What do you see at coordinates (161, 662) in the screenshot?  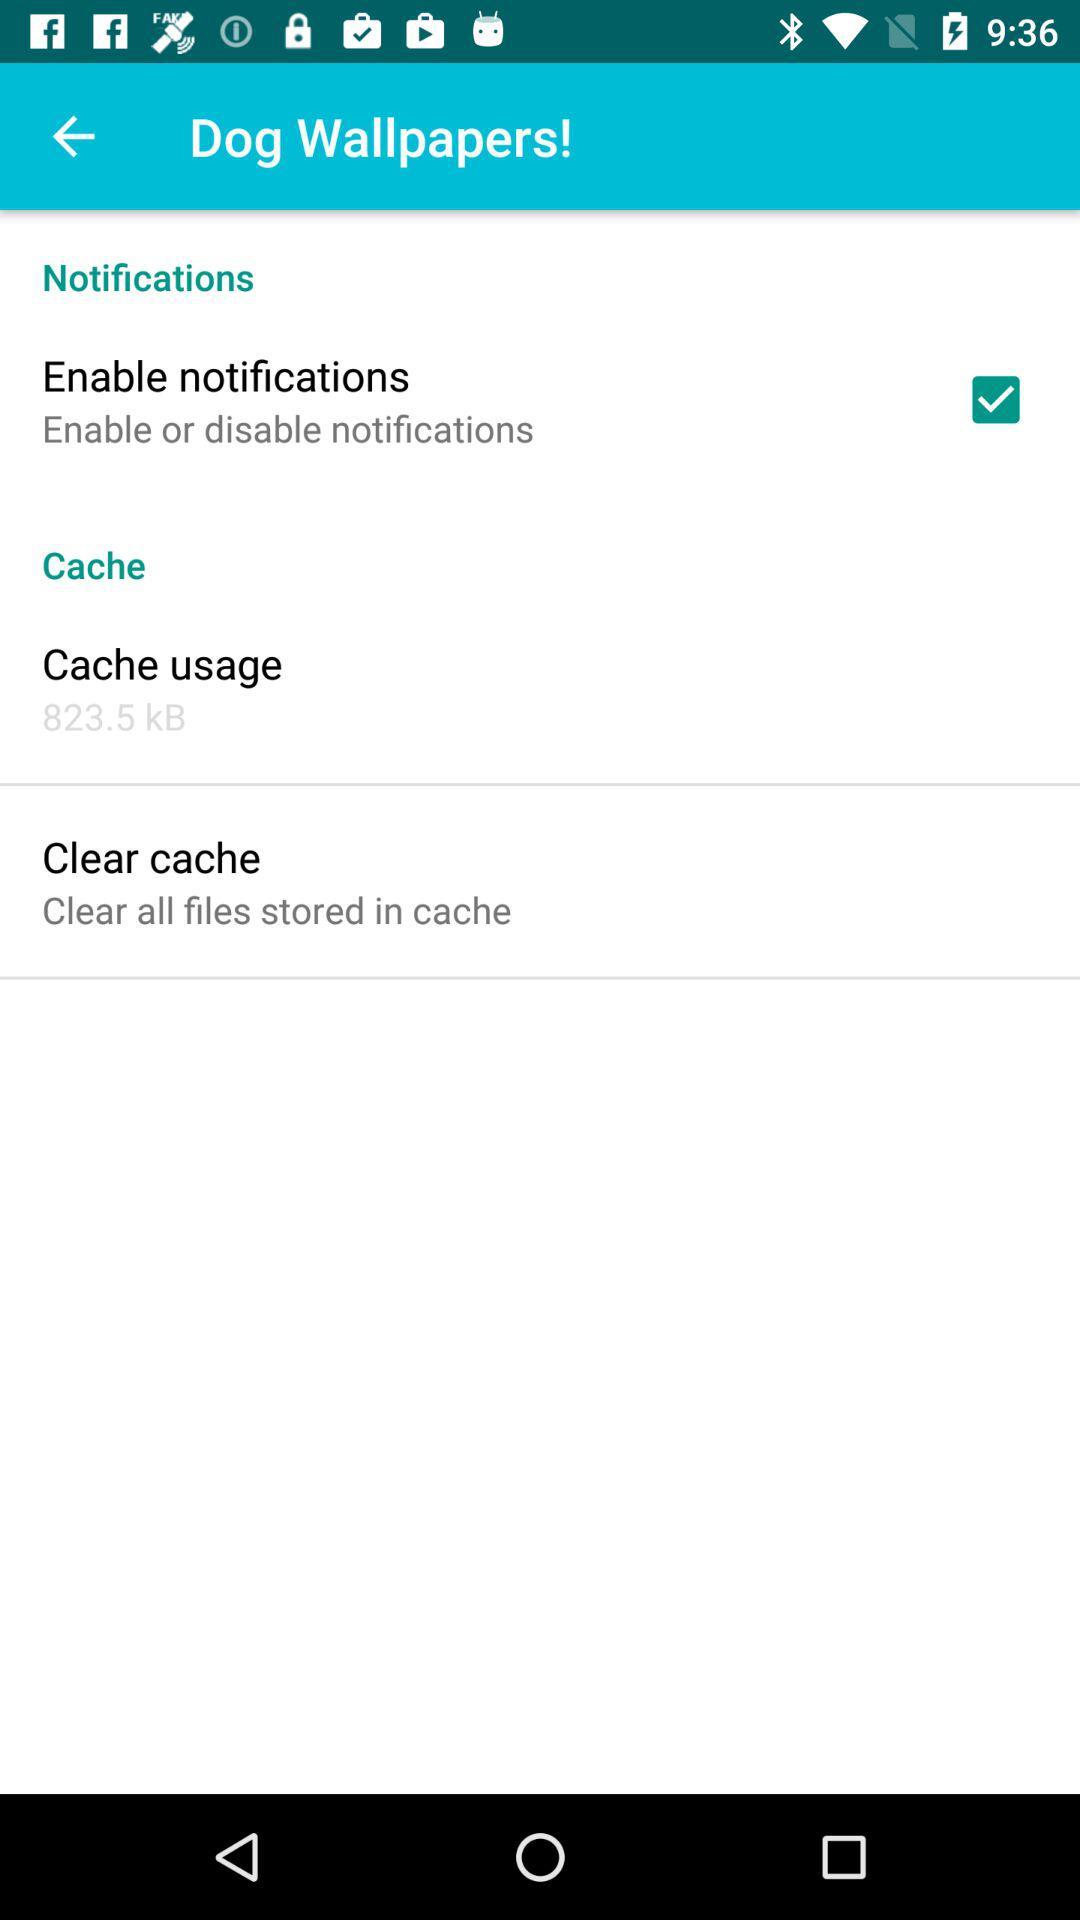 I see `the item below the cache item` at bounding box center [161, 662].